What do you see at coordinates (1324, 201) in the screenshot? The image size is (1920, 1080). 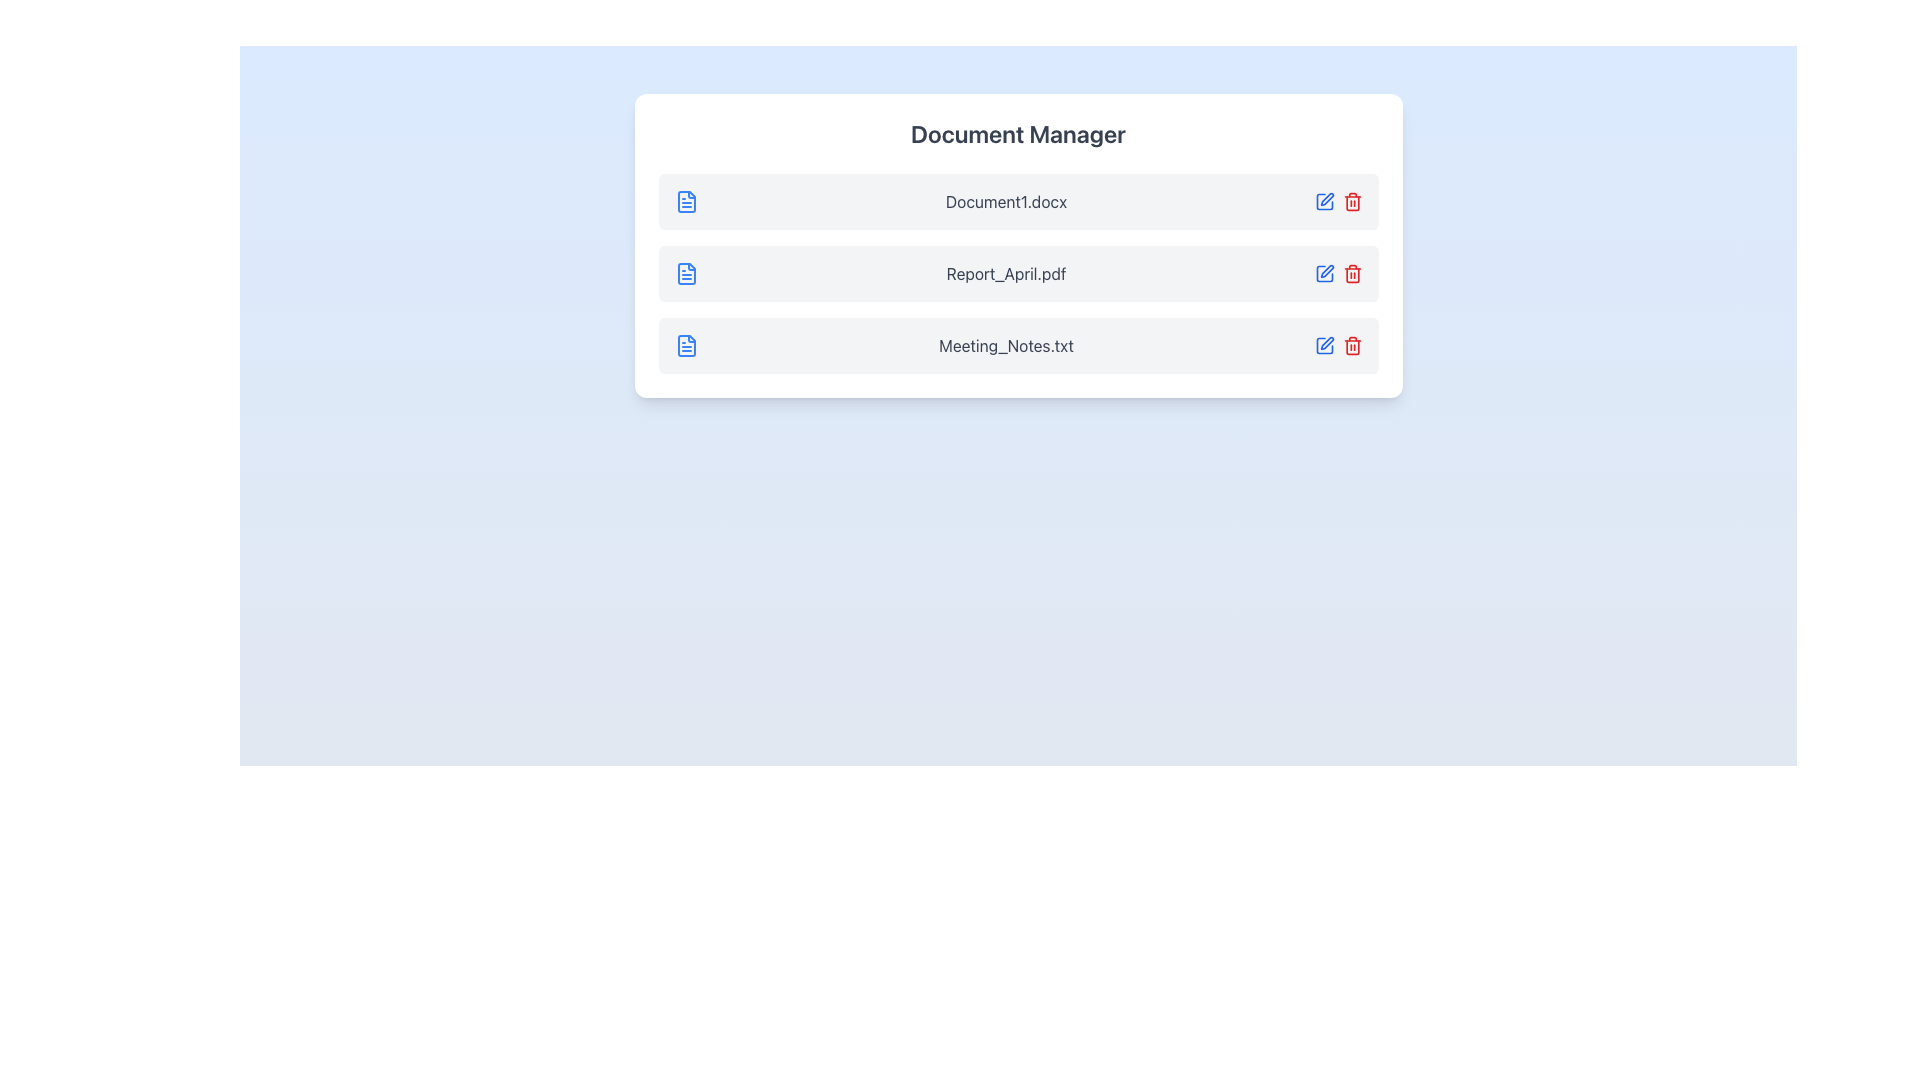 I see `the edit button located to the right of 'Document1.docx' to initiate editing` at bounding box center [1324, 201].